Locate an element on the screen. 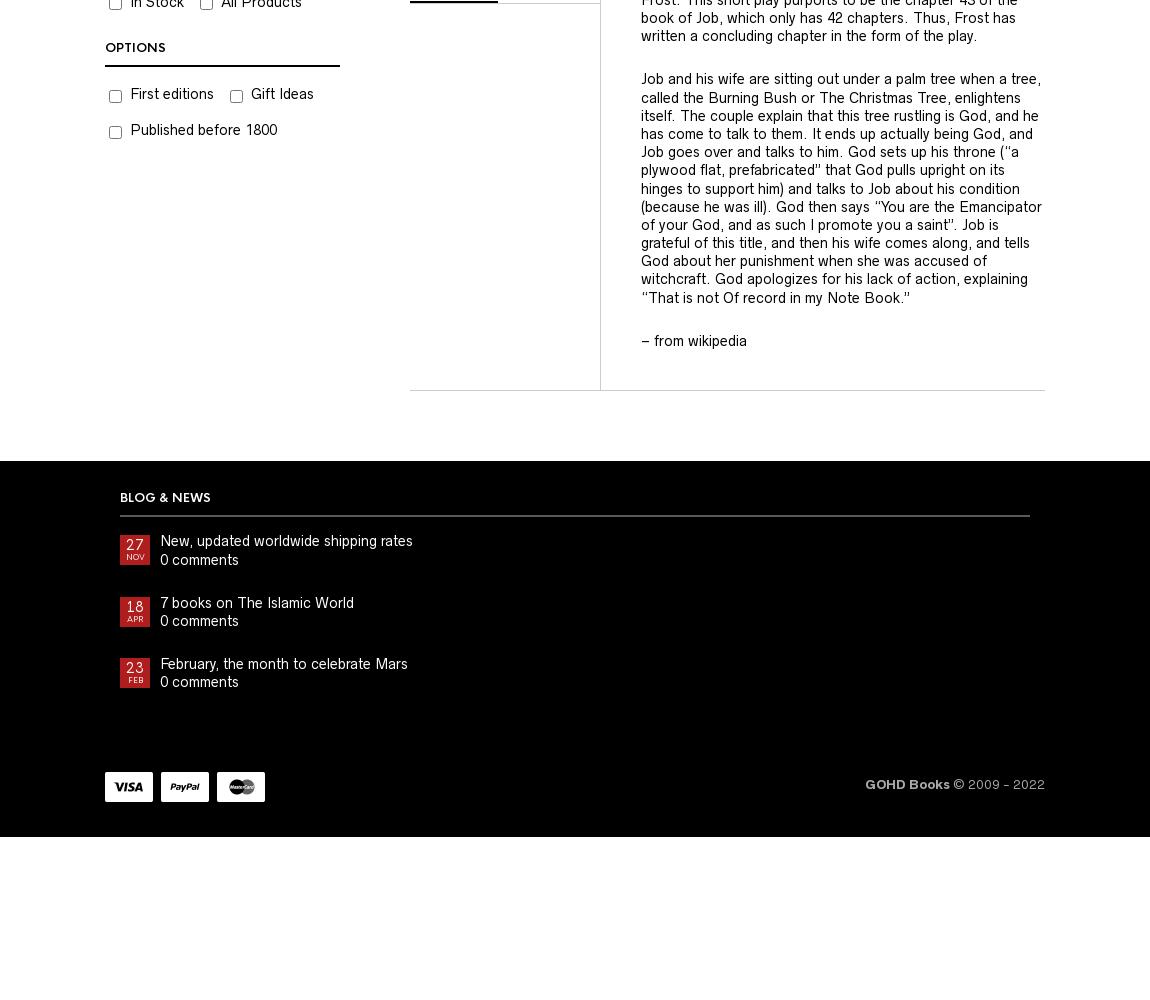  'Blog & News' is located at coordinates (118, 497).